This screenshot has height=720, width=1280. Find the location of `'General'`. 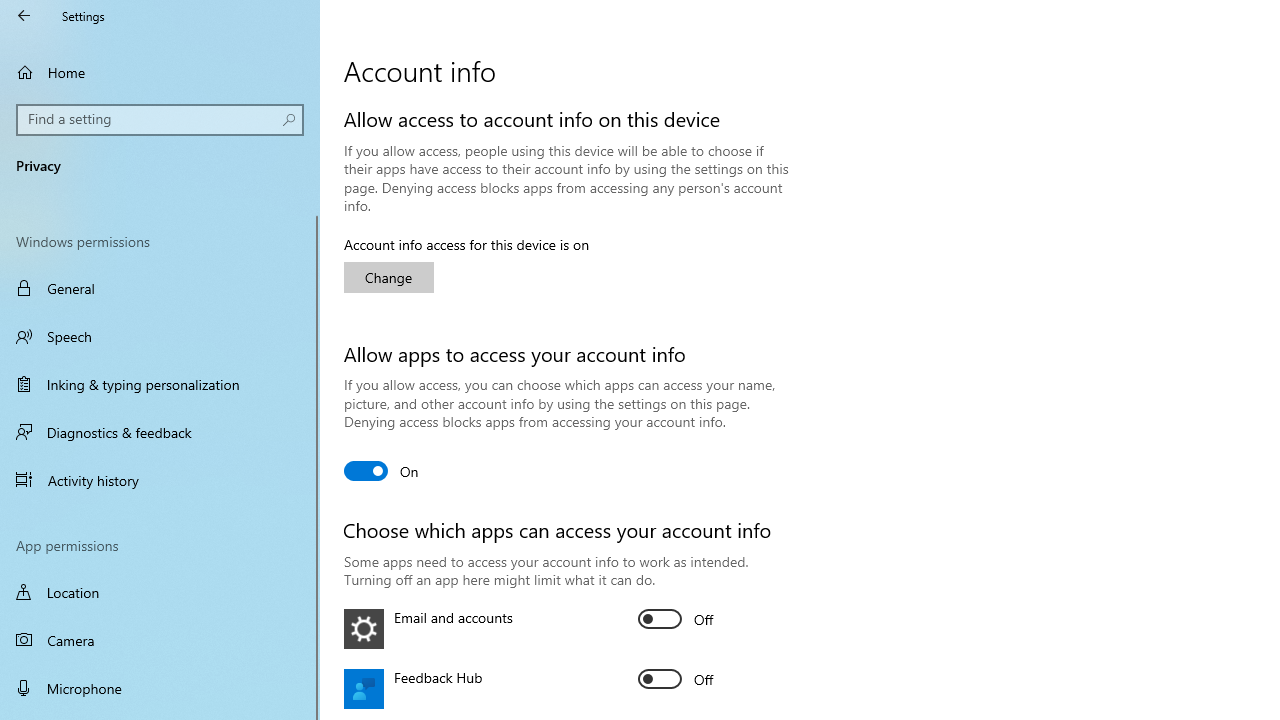

'General' is located at coordinates (160, 288).